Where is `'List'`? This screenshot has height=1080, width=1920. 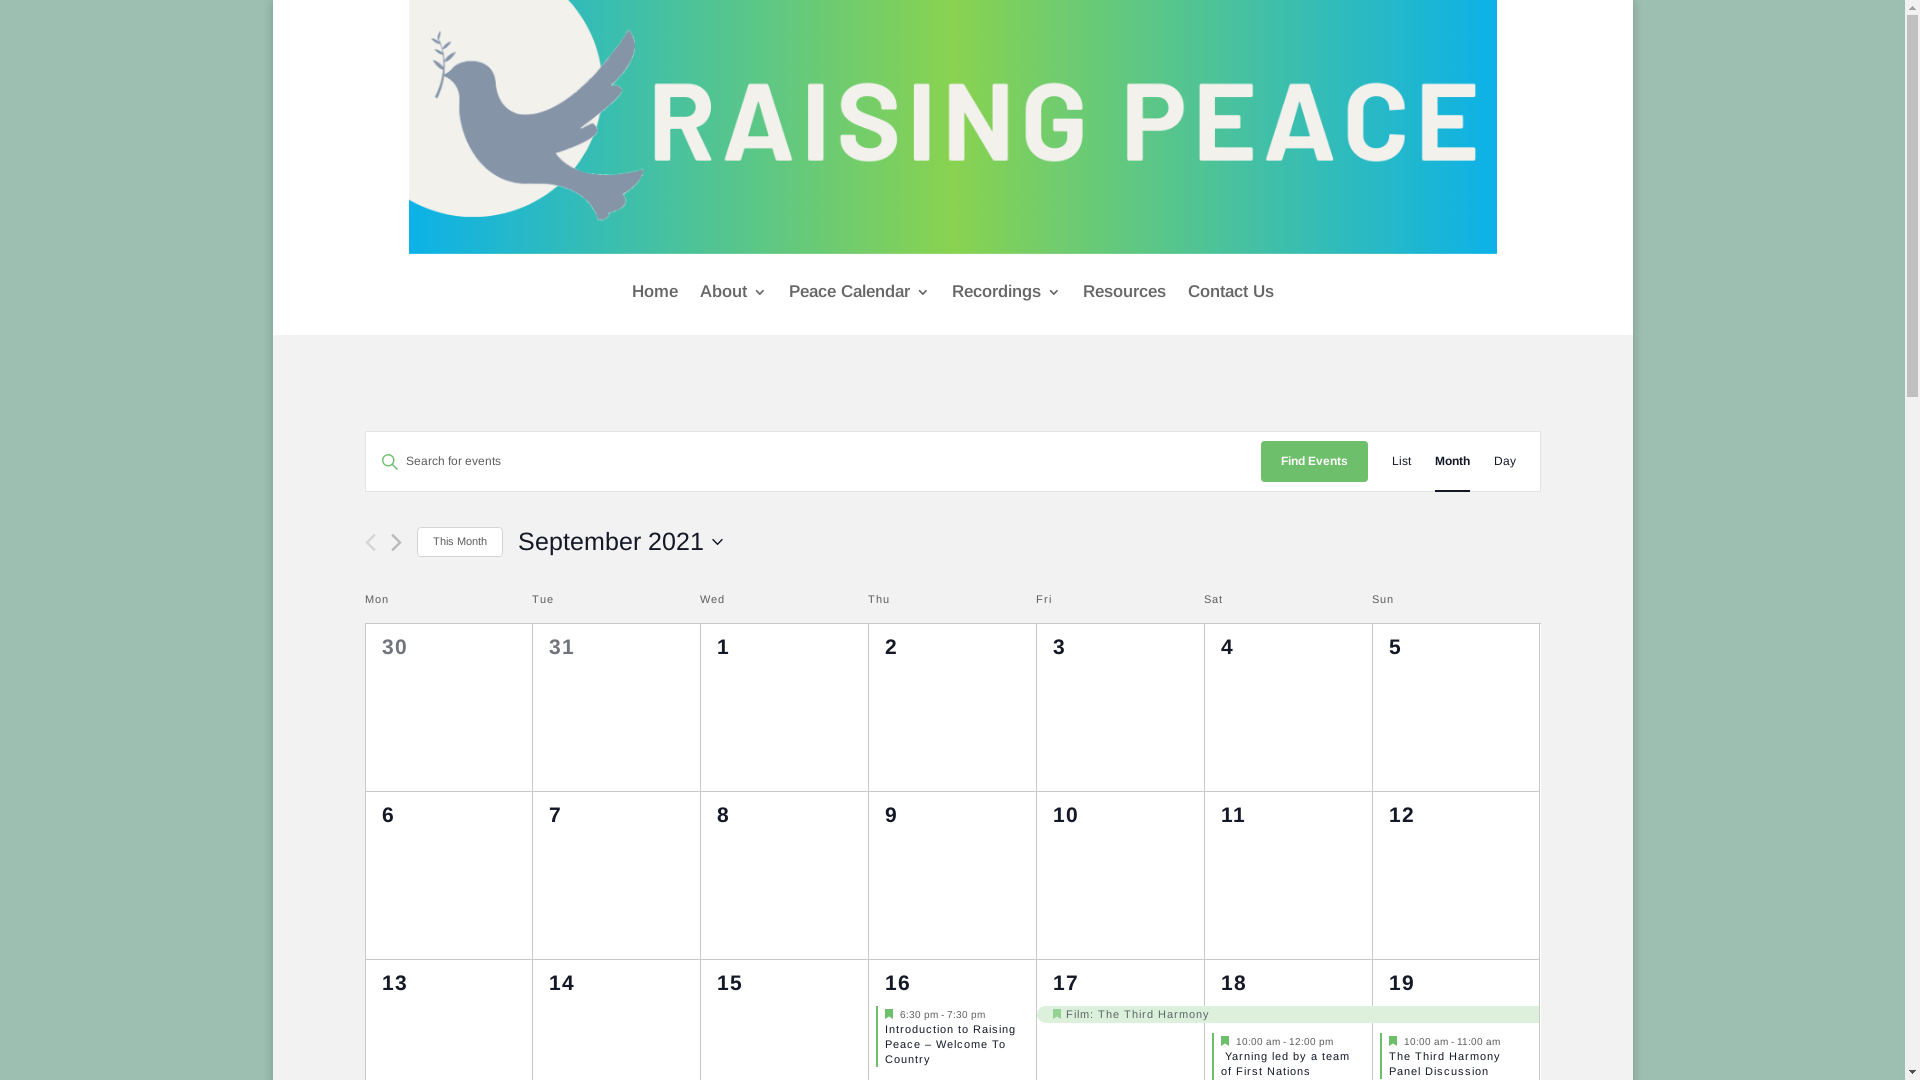
'List' is located at coordinates (1400, 461).